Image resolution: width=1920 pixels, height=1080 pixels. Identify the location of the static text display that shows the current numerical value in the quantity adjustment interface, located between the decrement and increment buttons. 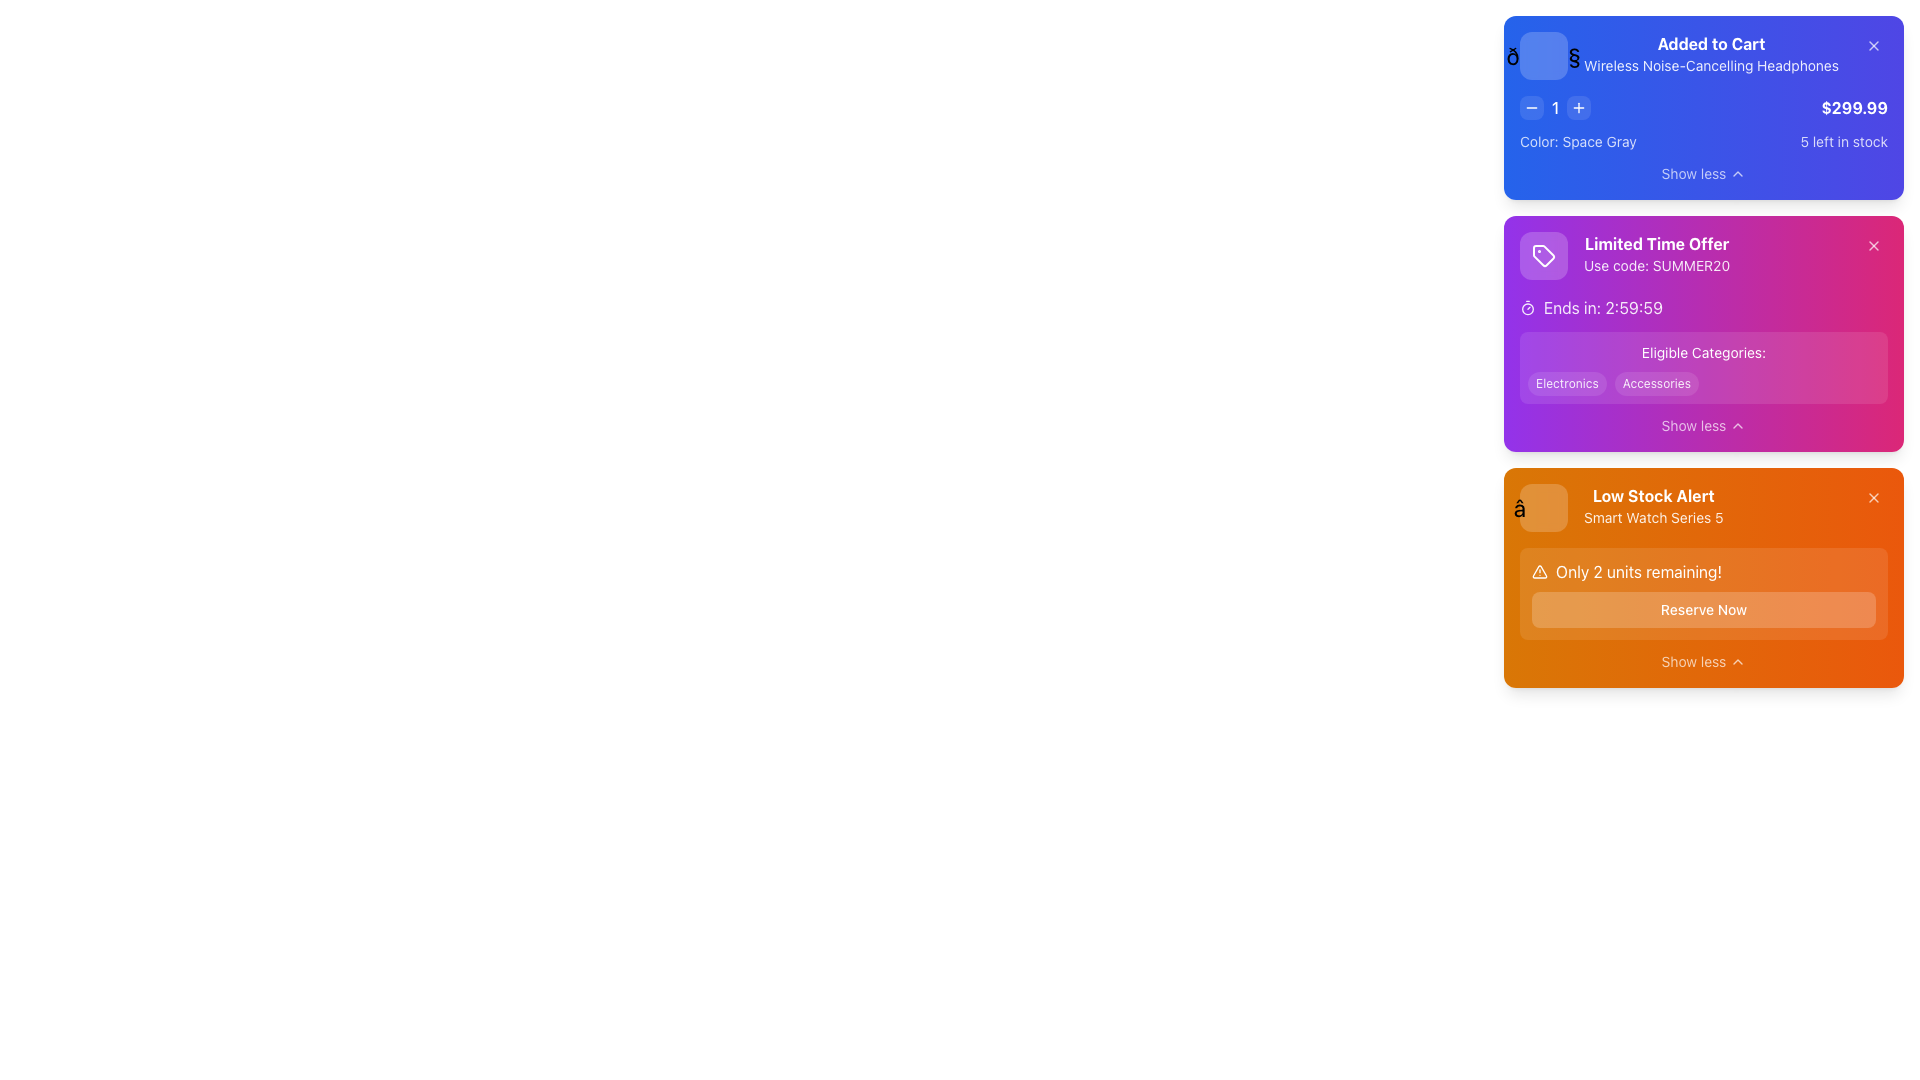
(1554, 108).